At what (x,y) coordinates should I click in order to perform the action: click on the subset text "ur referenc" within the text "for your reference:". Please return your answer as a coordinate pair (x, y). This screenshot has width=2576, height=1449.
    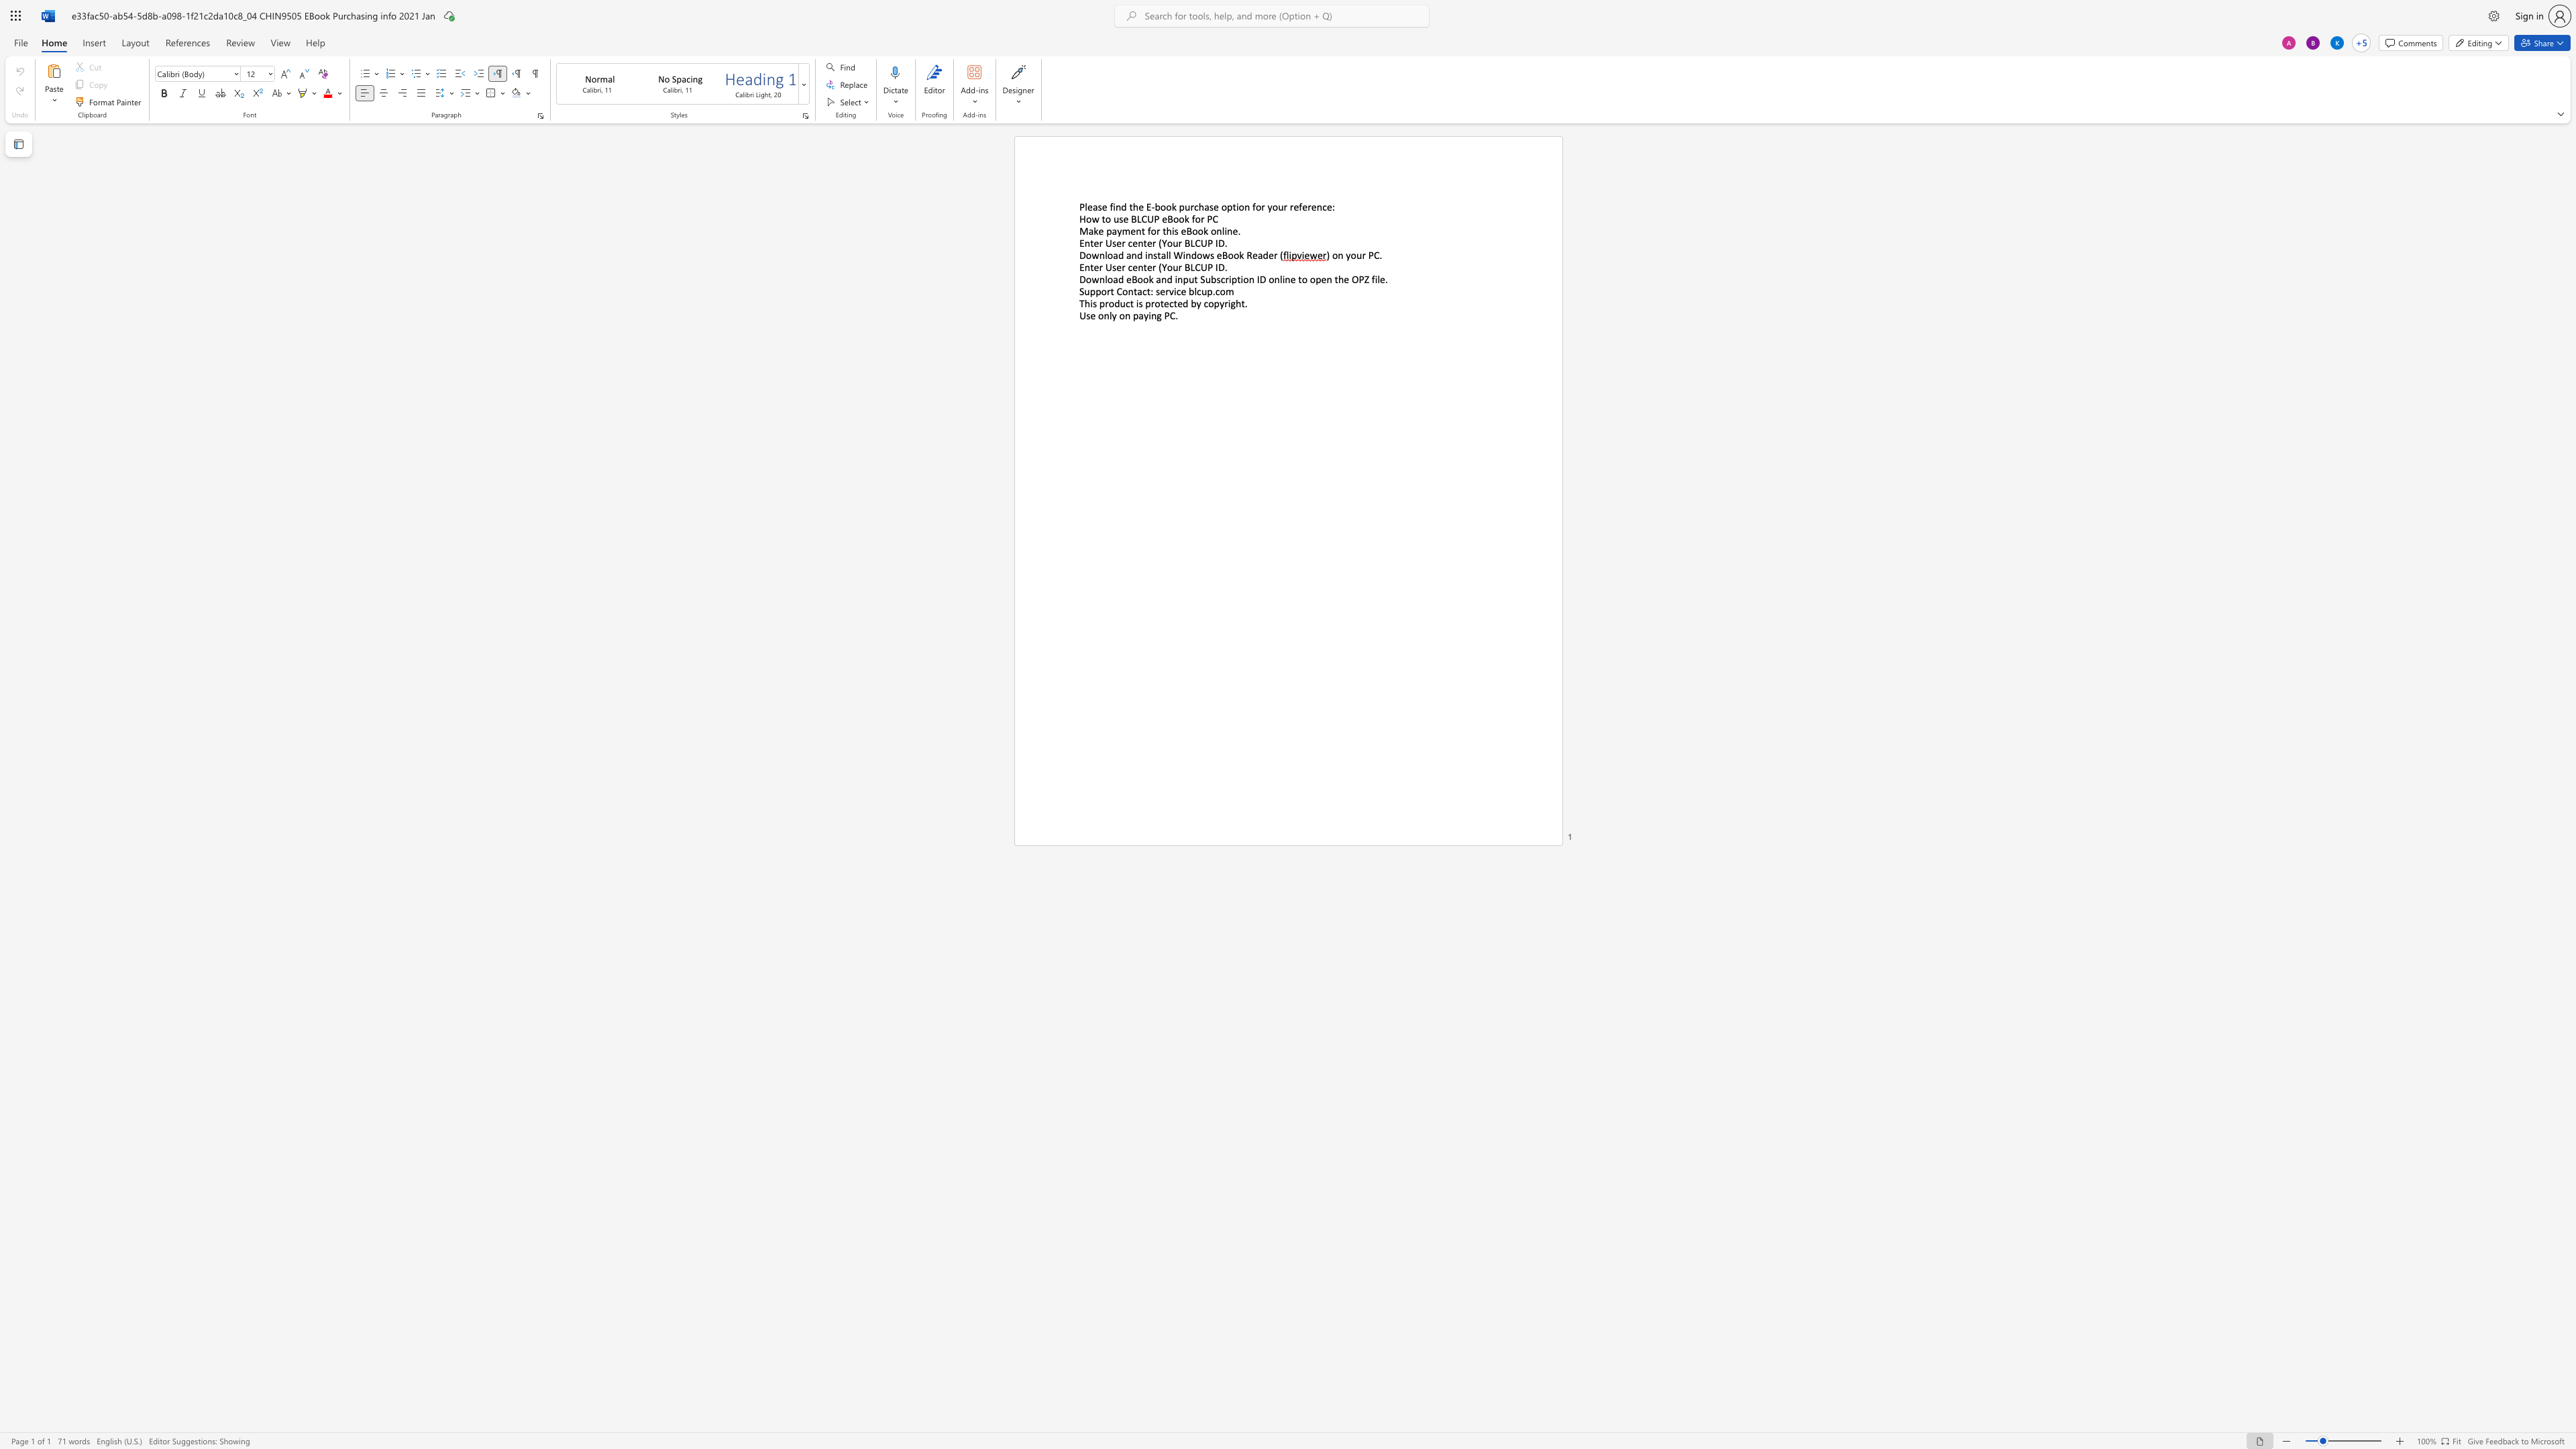
    Looking at the image, I should click on (1277, 206).